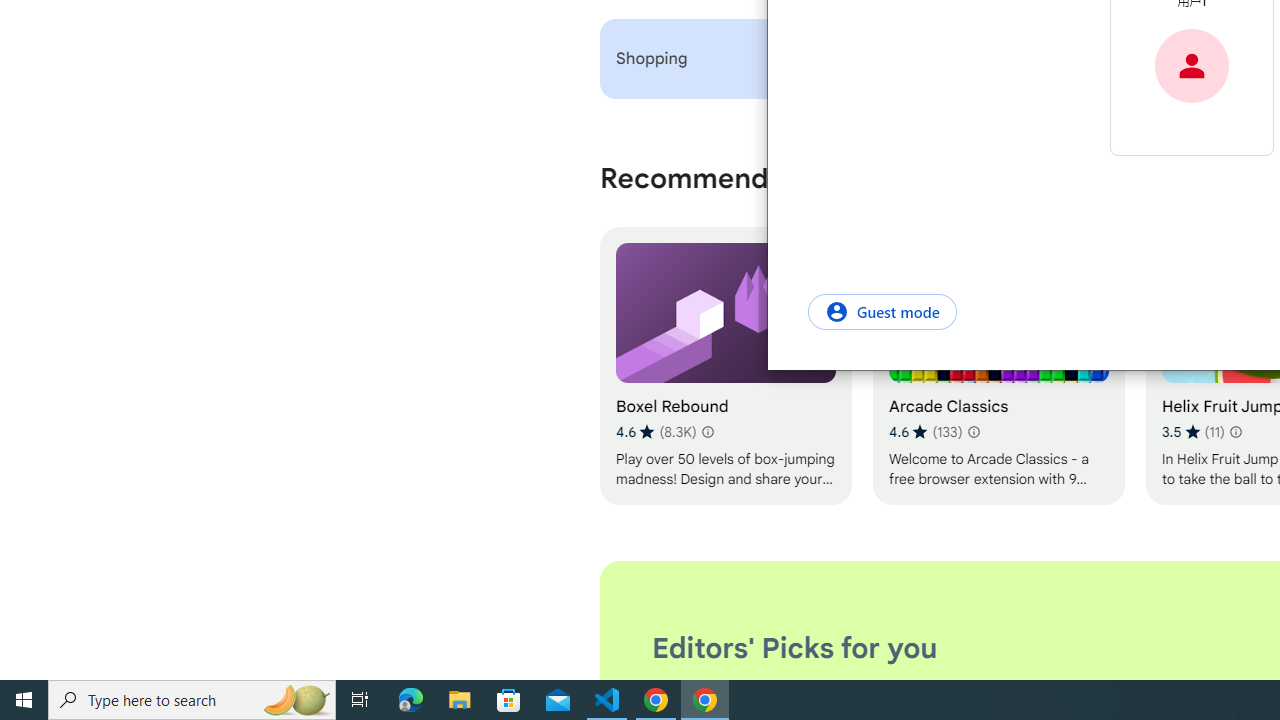  I want to click on 'Type here to search', so click(192, 698).